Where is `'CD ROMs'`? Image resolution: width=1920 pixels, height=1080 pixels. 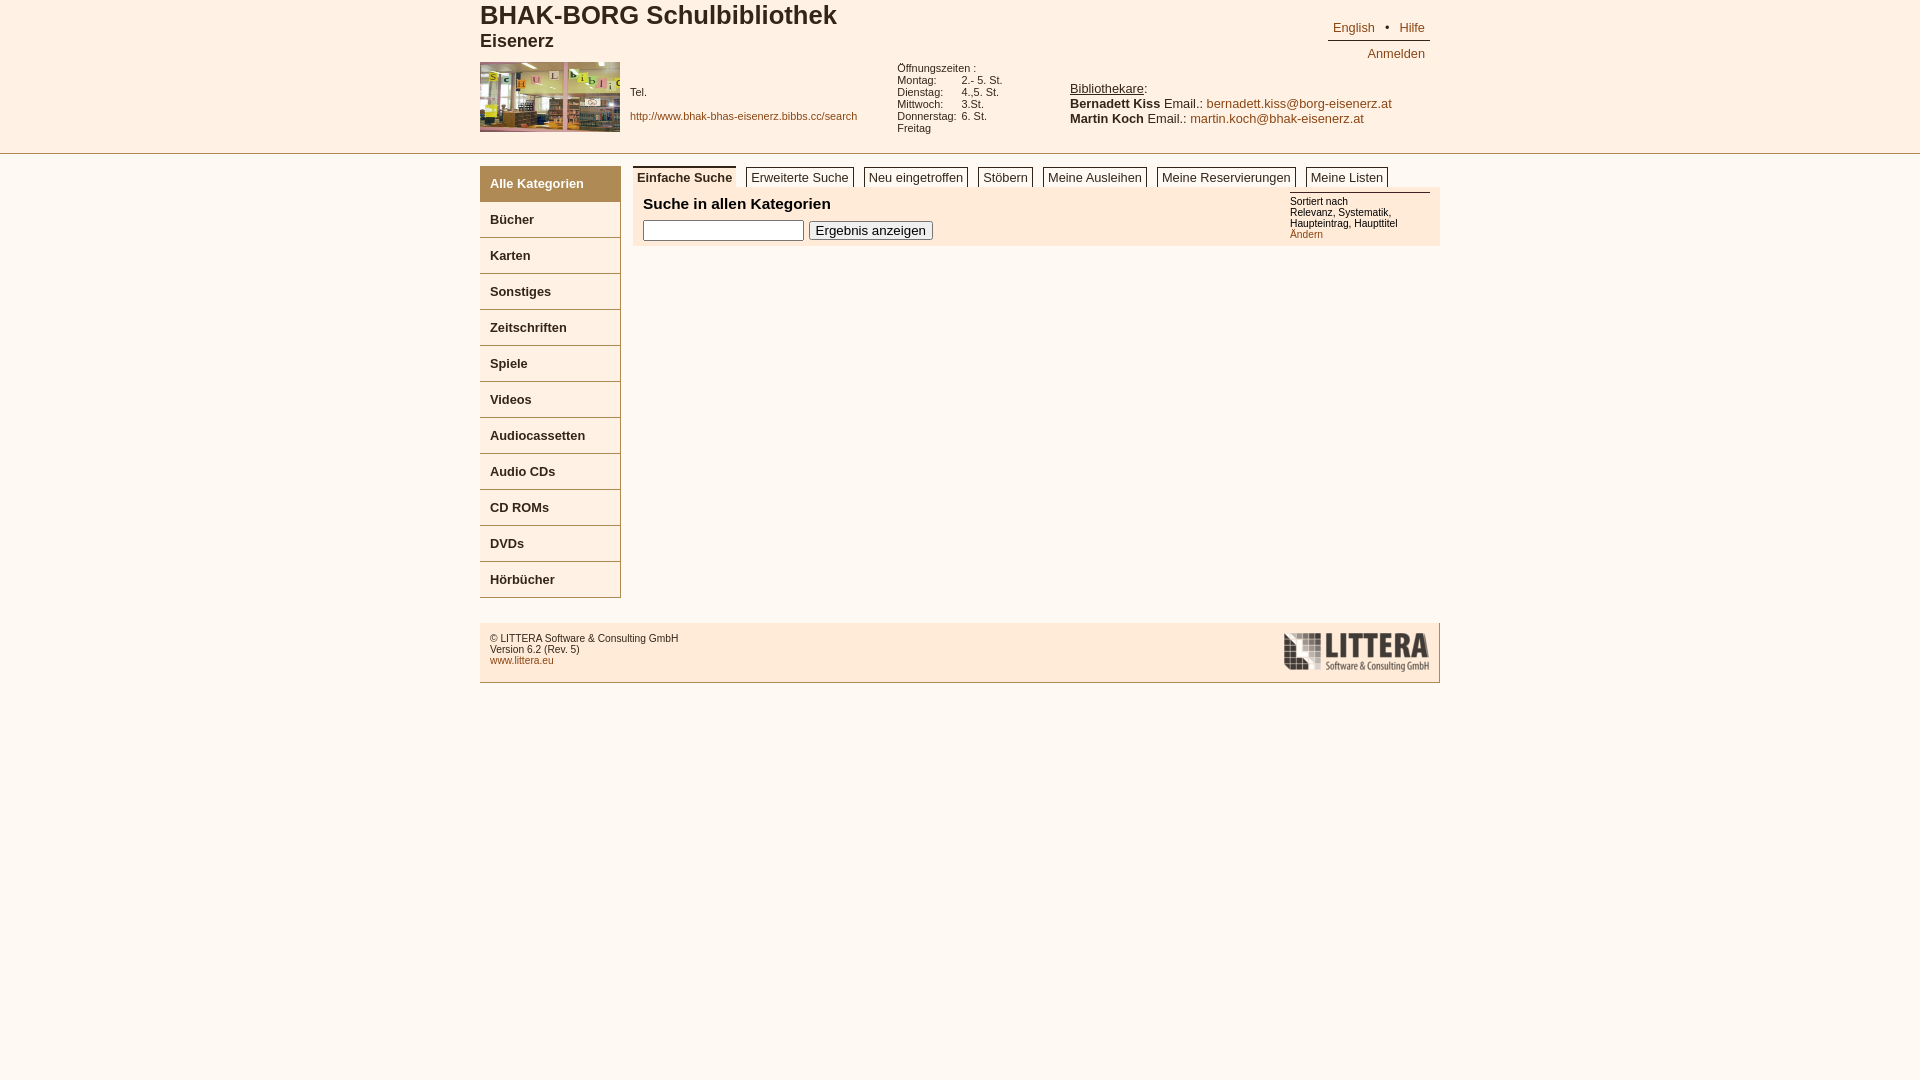
'CD ROMs' is located at coordinates (550, 507).